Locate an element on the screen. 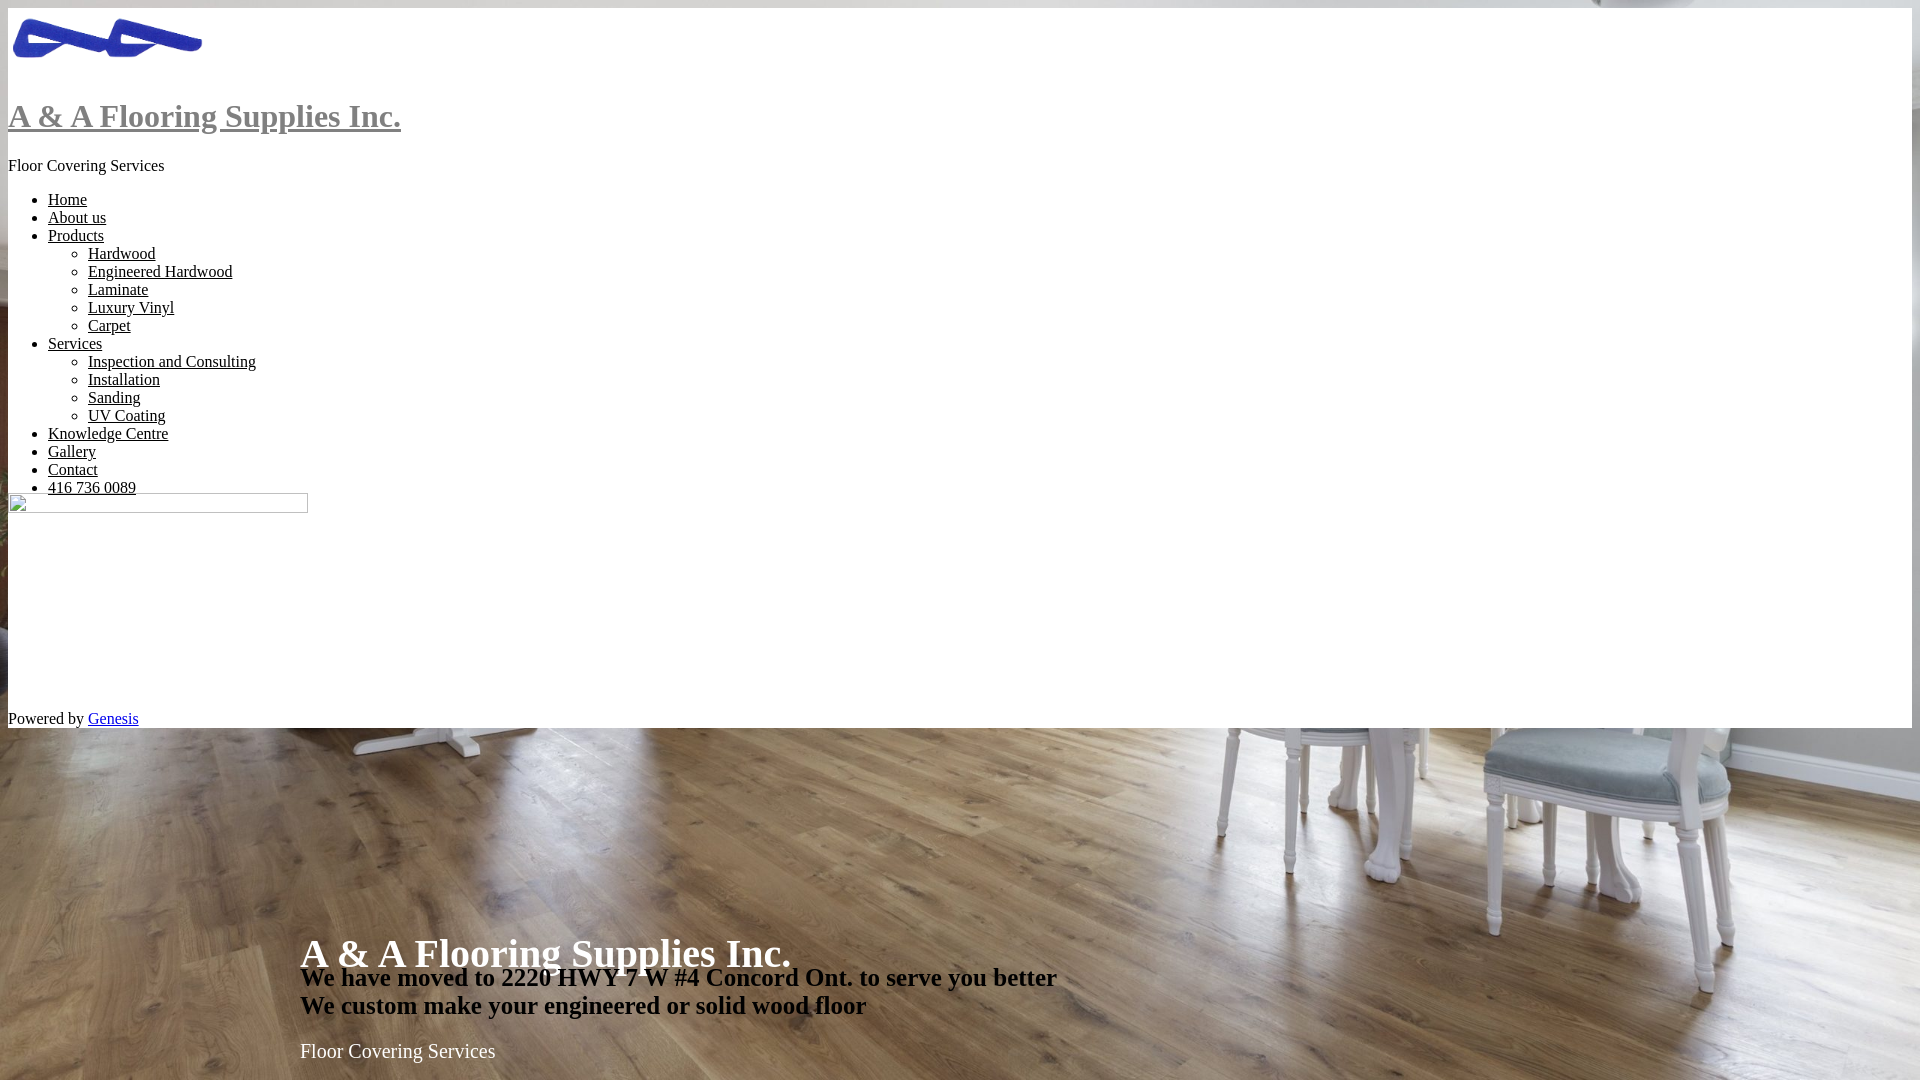 The width and height of the screenshot is (1920, 1080). 'Home' is located at coordinates (67, 199).